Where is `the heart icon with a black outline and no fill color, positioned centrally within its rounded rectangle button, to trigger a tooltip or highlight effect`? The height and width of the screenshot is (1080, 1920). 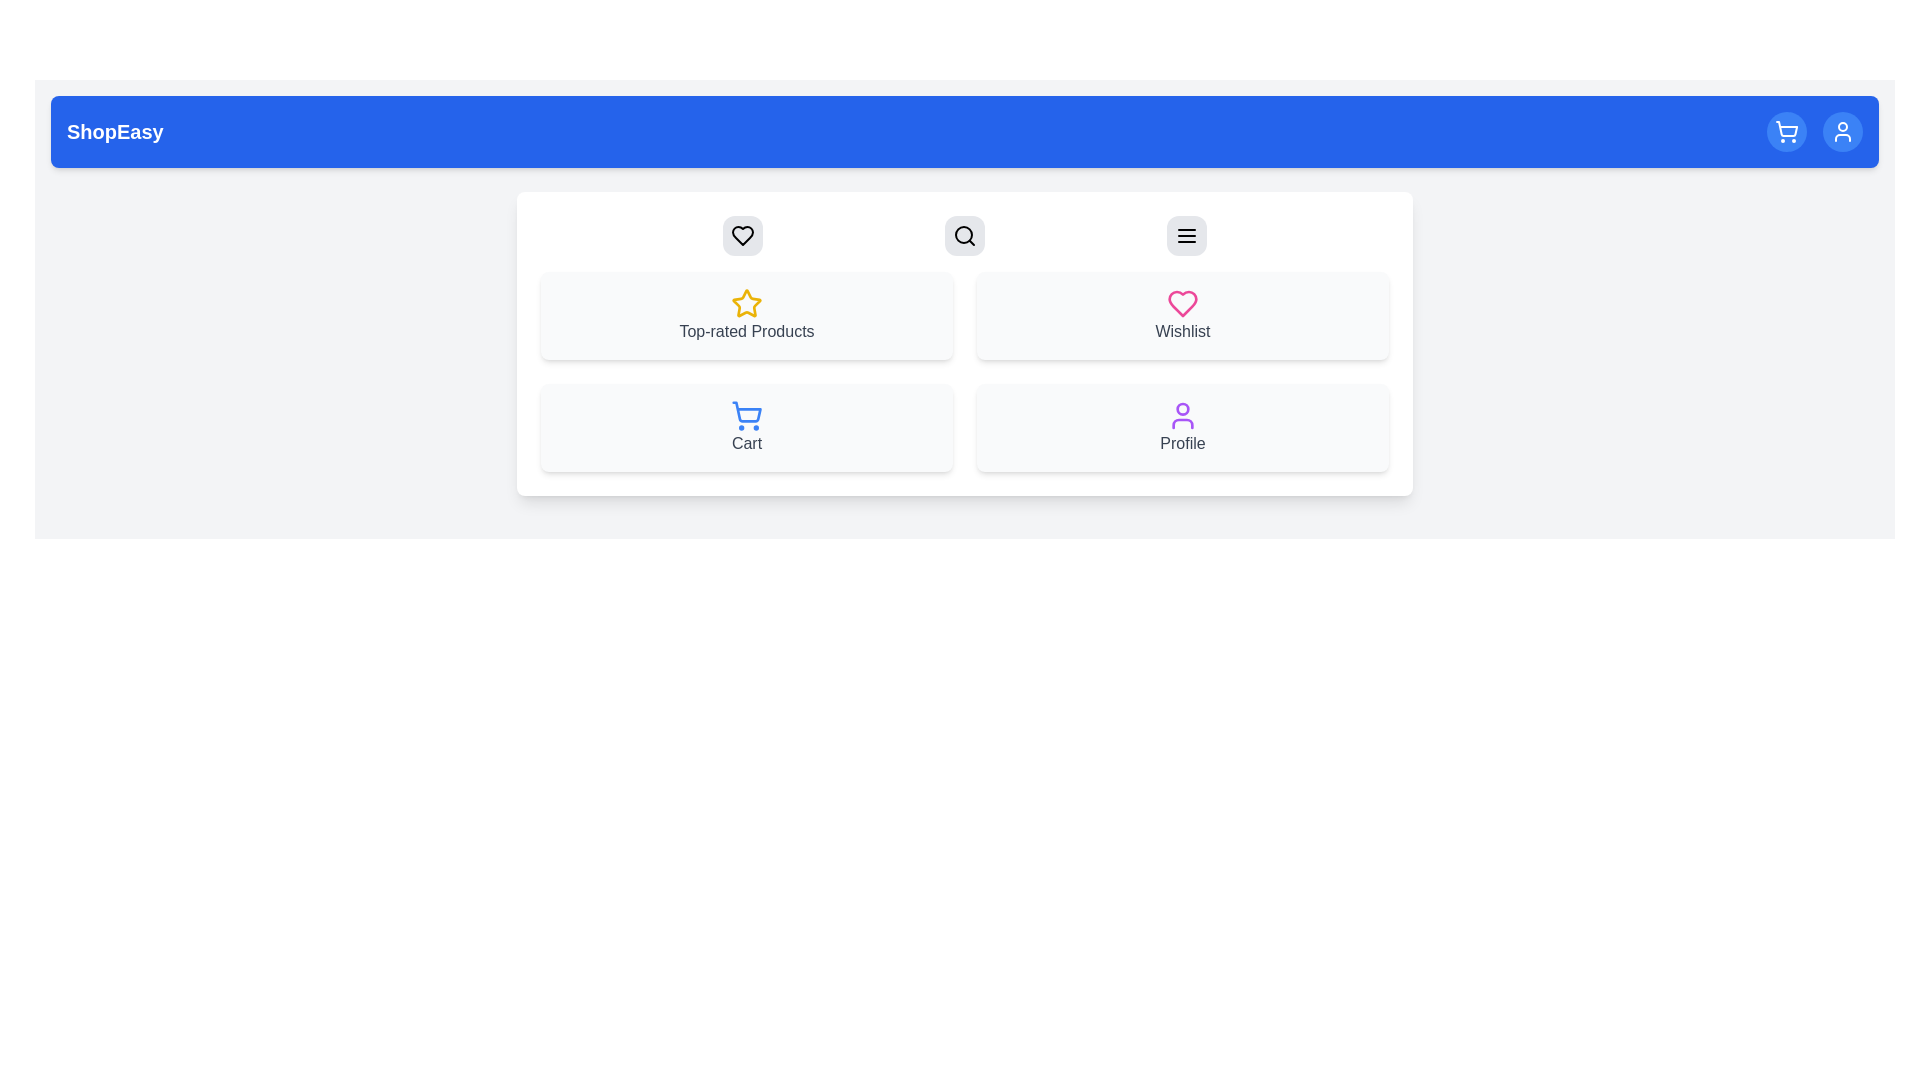
the heart icon with a black outline and no fill color, positioned centrally within its rounded rectangle button, to trigger a tooltip or highlight effect is located at coordinates (742, 234).